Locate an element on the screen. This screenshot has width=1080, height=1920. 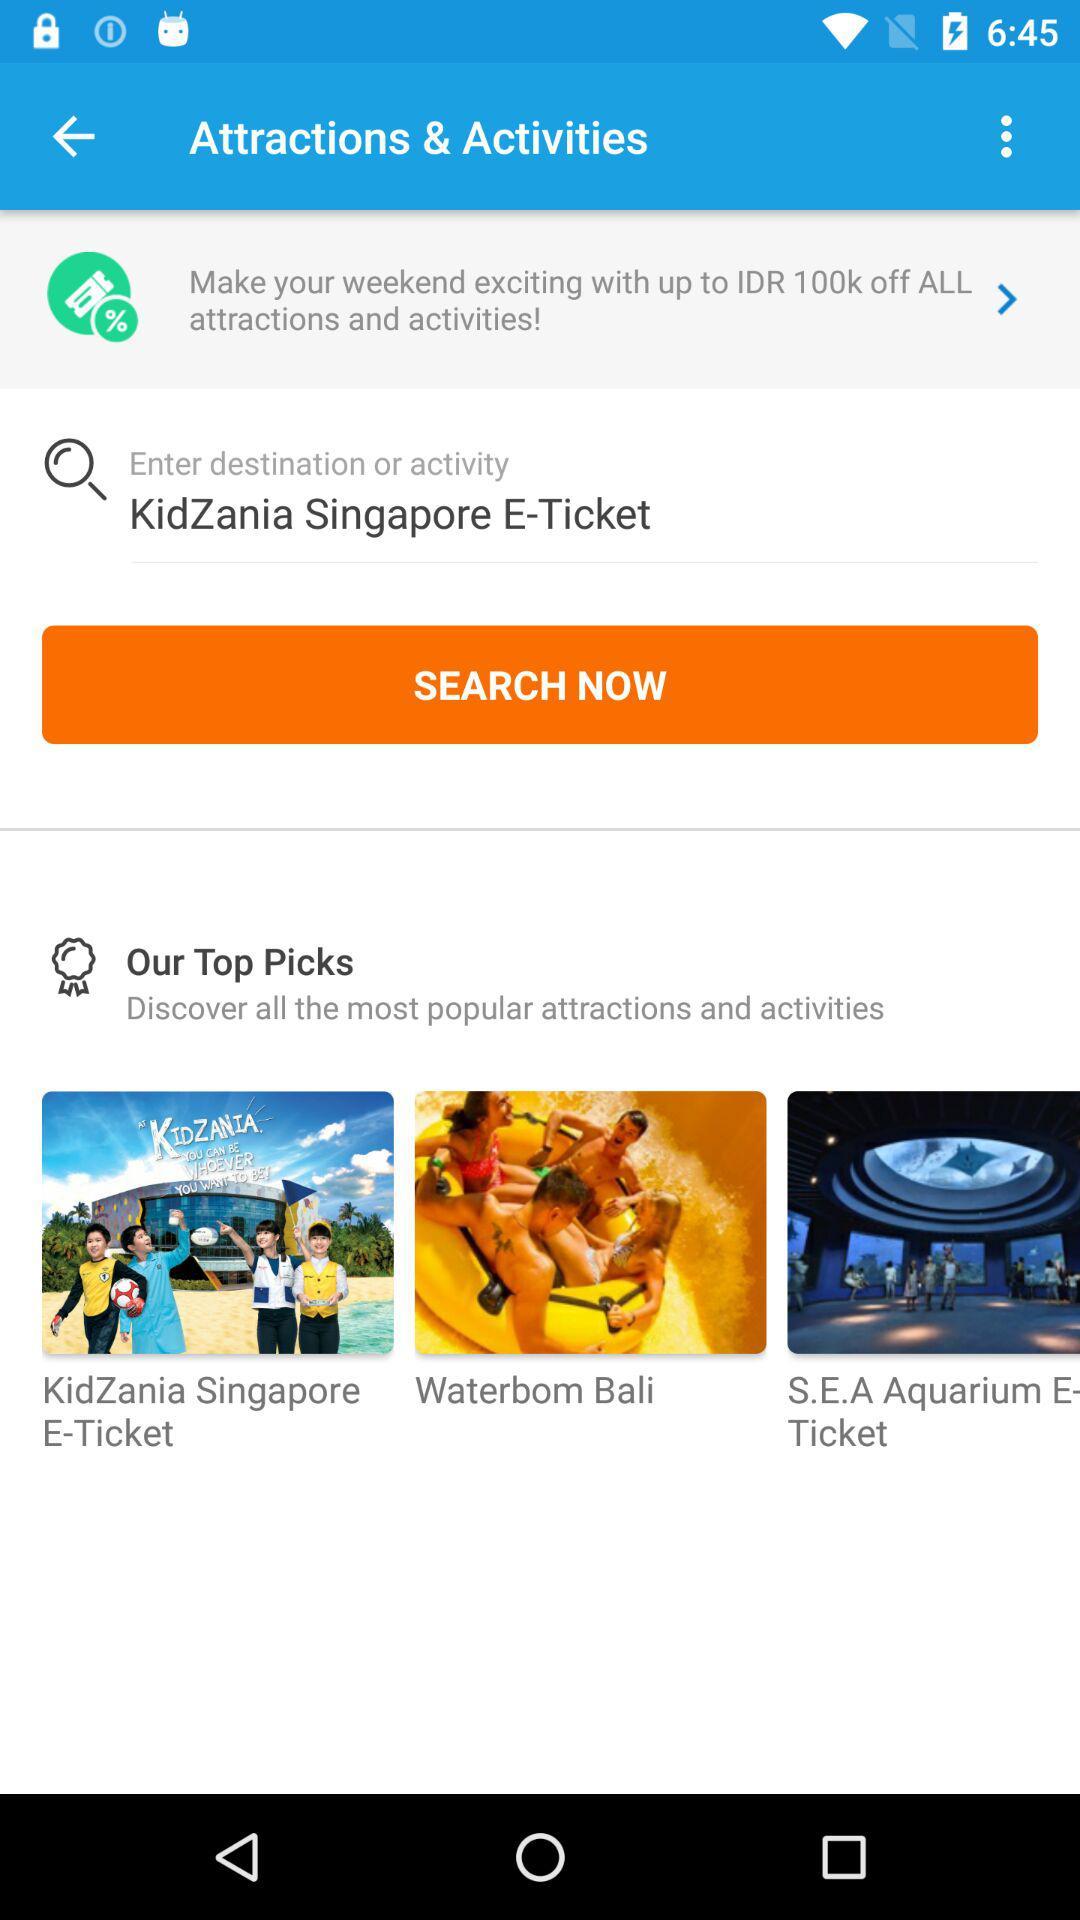
the item to the left of attractions & activities is located at coordinates (72, 135).